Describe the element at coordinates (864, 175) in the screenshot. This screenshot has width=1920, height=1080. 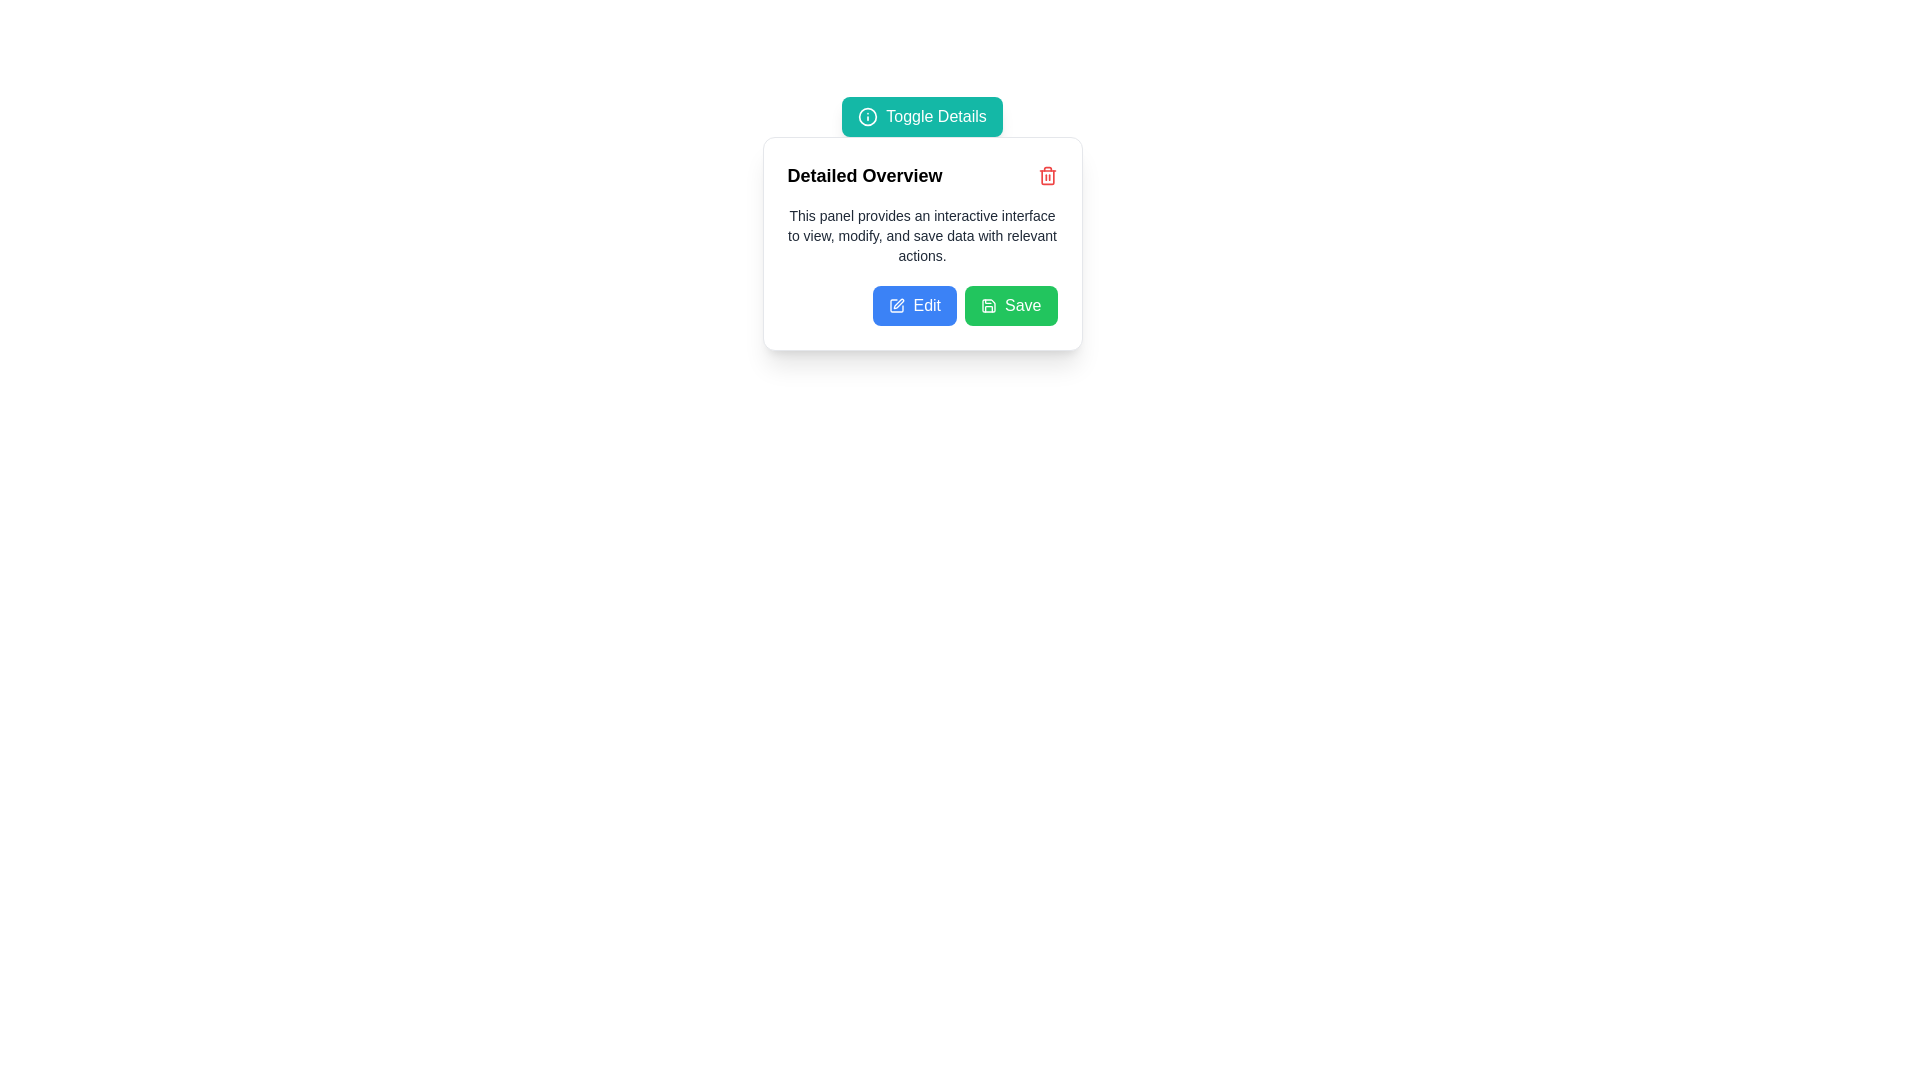
I see `the text label 'Detailed Overview', which is styled in bold and positioned centrally above the content area within the header section of the modal interface` at that location.